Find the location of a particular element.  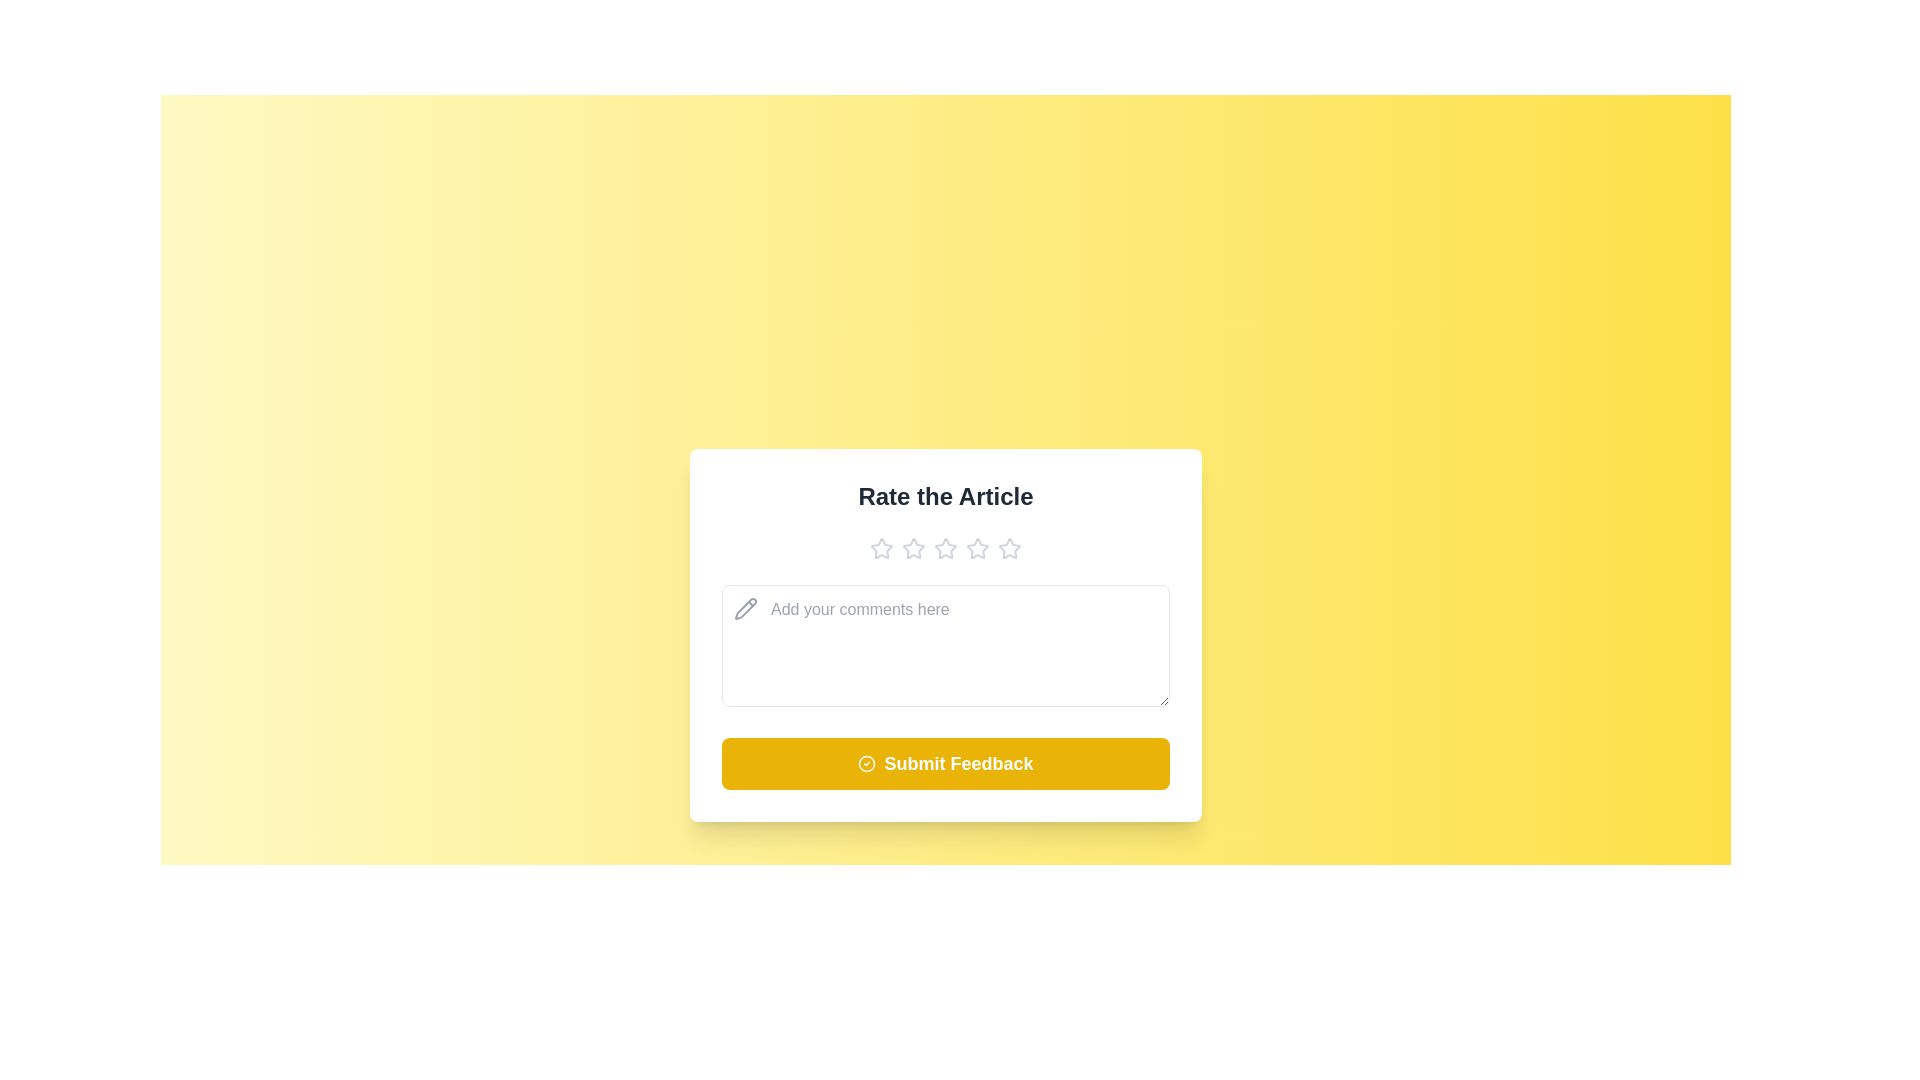

the first star icon is located at coordinates (881, 547).